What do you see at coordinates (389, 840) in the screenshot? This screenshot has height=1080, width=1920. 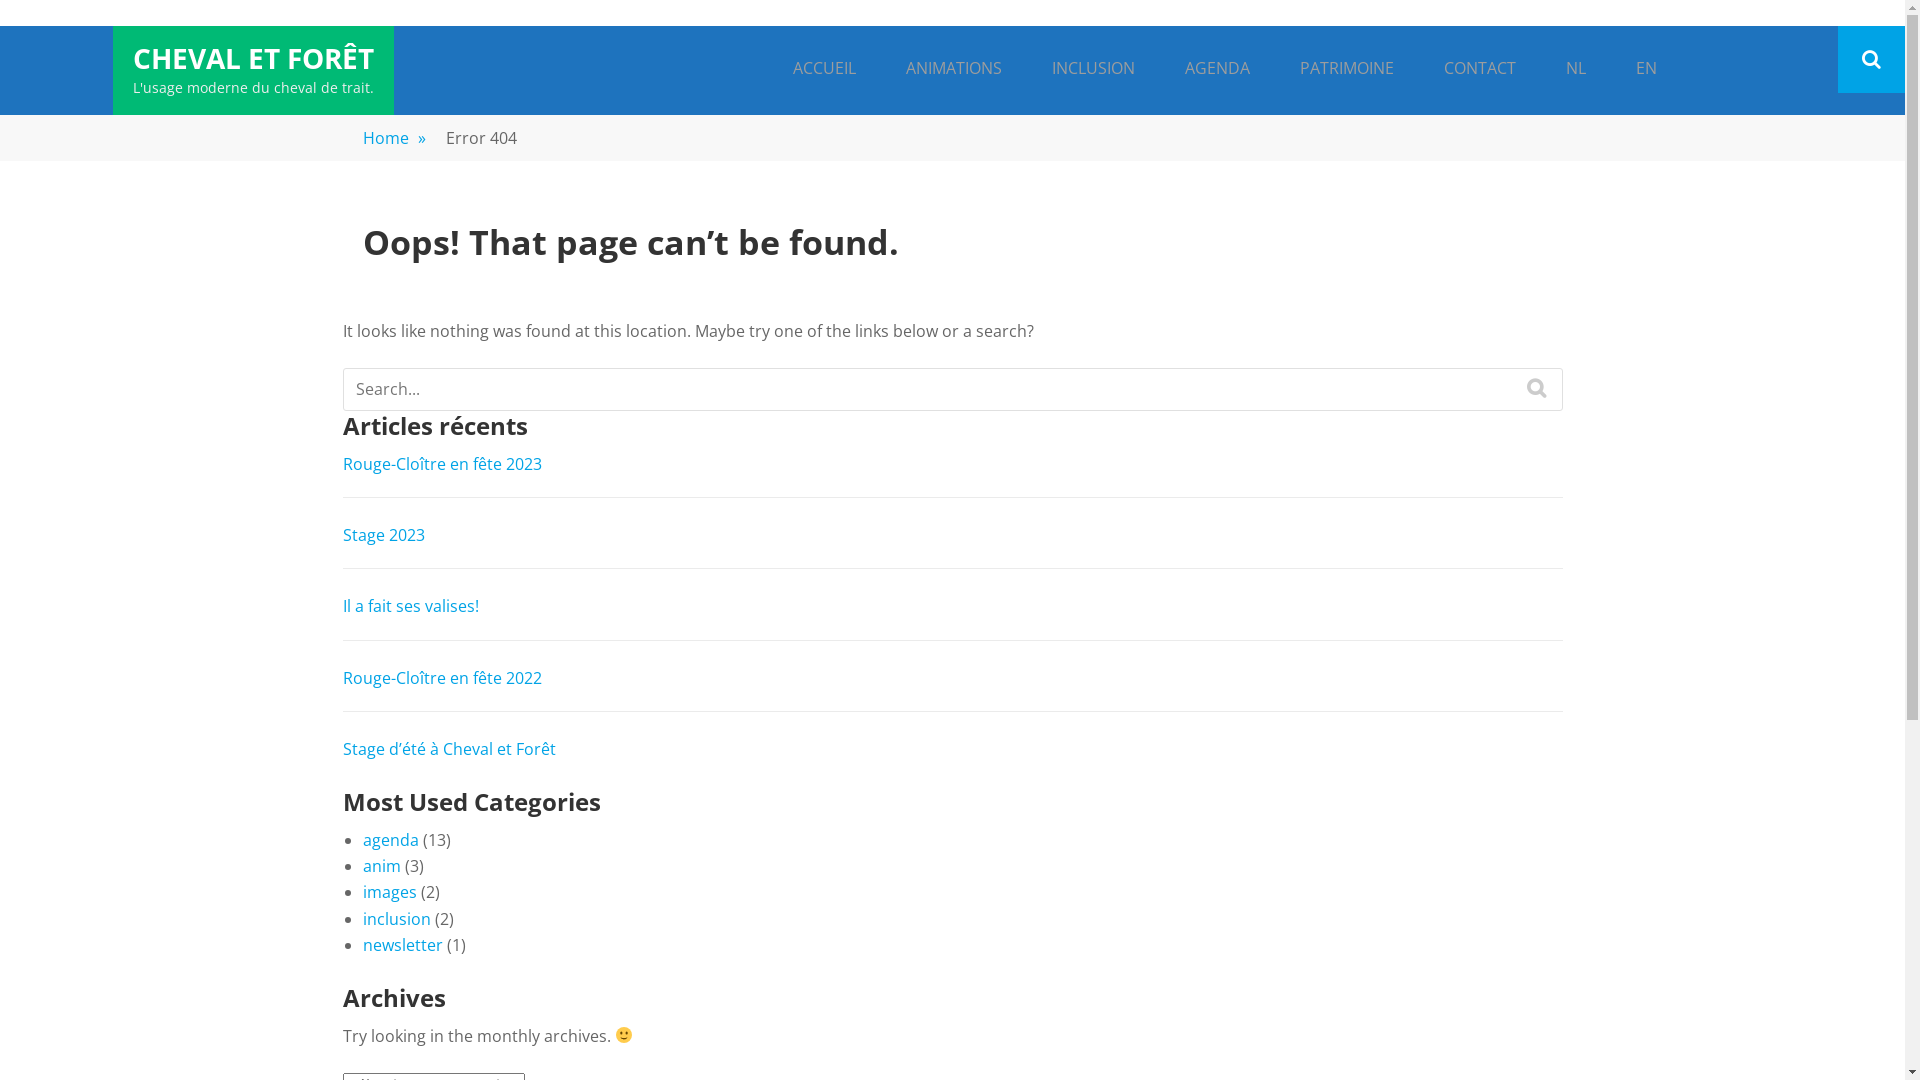 I see `'agenda'` at bounding box center [389, 840].